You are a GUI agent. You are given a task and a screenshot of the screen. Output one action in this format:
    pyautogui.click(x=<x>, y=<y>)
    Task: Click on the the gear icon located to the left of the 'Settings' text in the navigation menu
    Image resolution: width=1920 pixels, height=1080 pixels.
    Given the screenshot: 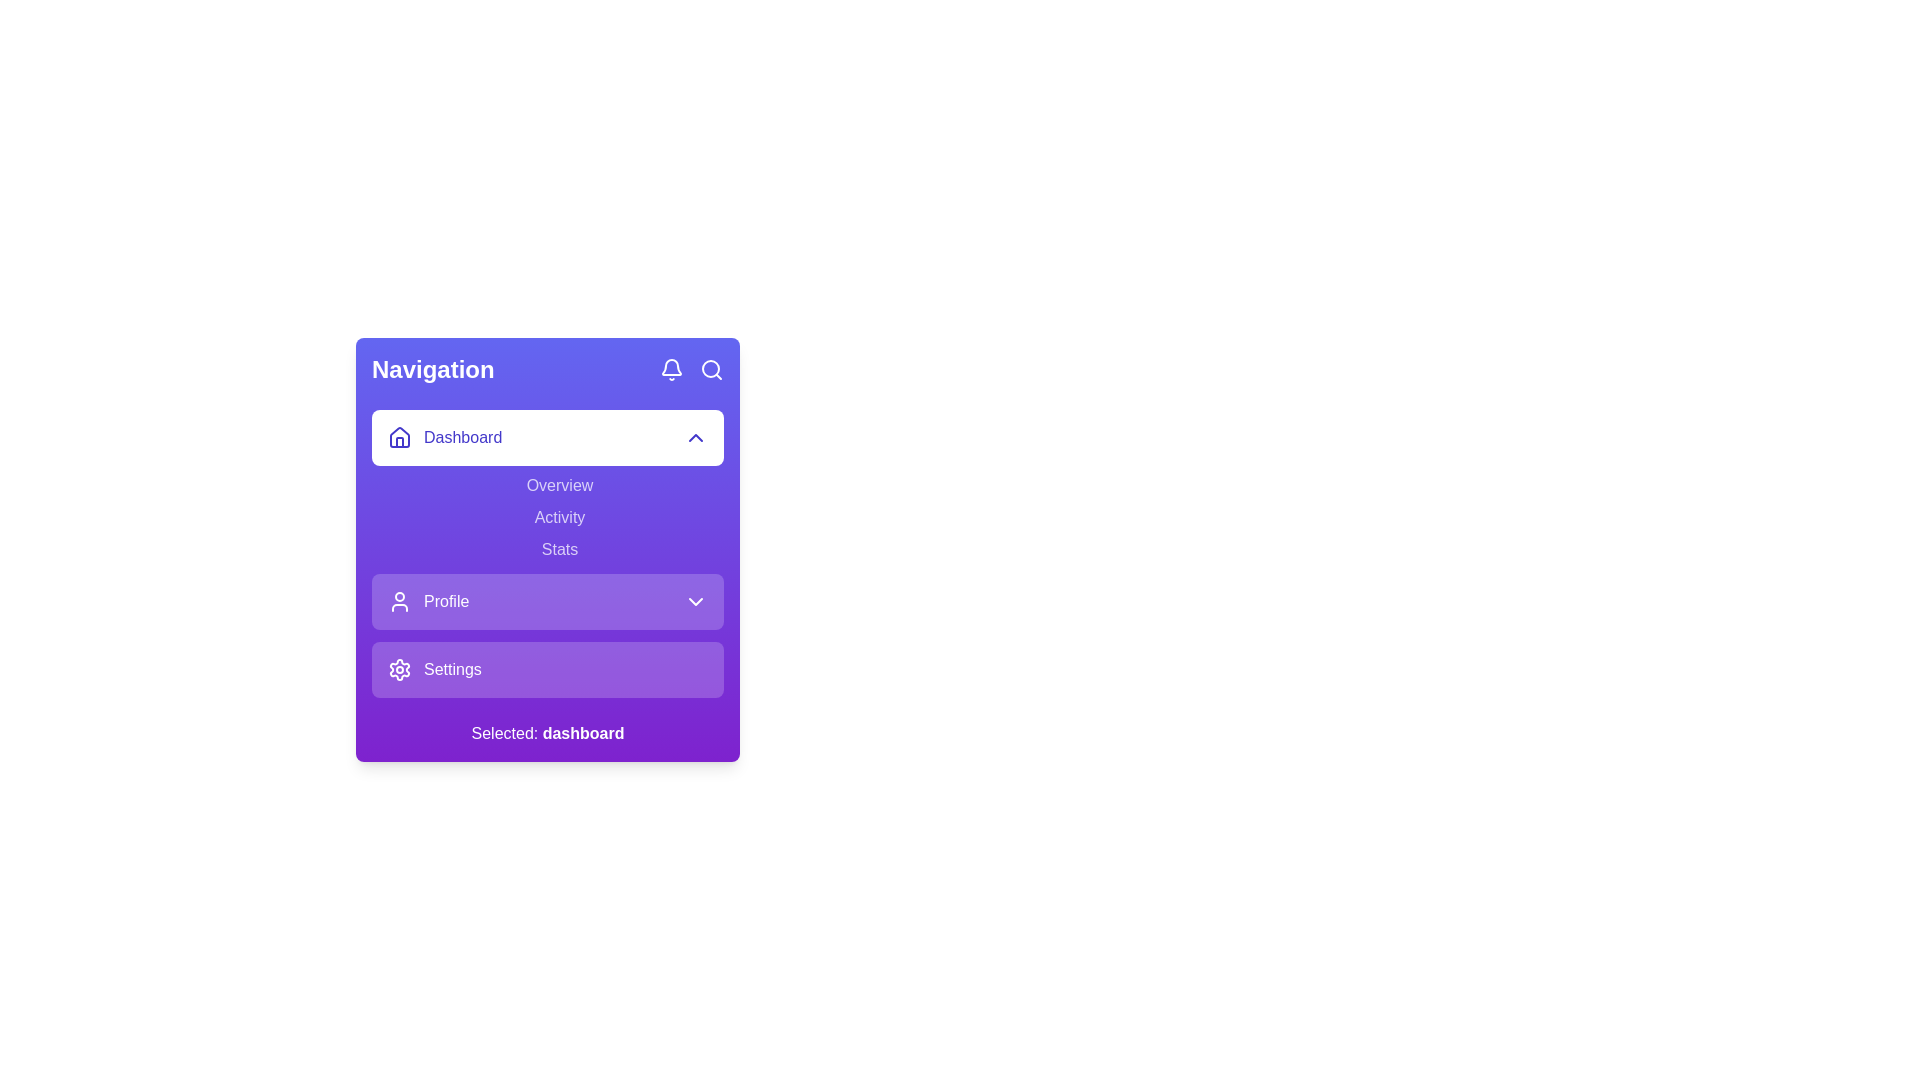 What is the action you would take?
    pyautogui.click(x=399, y=670)
    